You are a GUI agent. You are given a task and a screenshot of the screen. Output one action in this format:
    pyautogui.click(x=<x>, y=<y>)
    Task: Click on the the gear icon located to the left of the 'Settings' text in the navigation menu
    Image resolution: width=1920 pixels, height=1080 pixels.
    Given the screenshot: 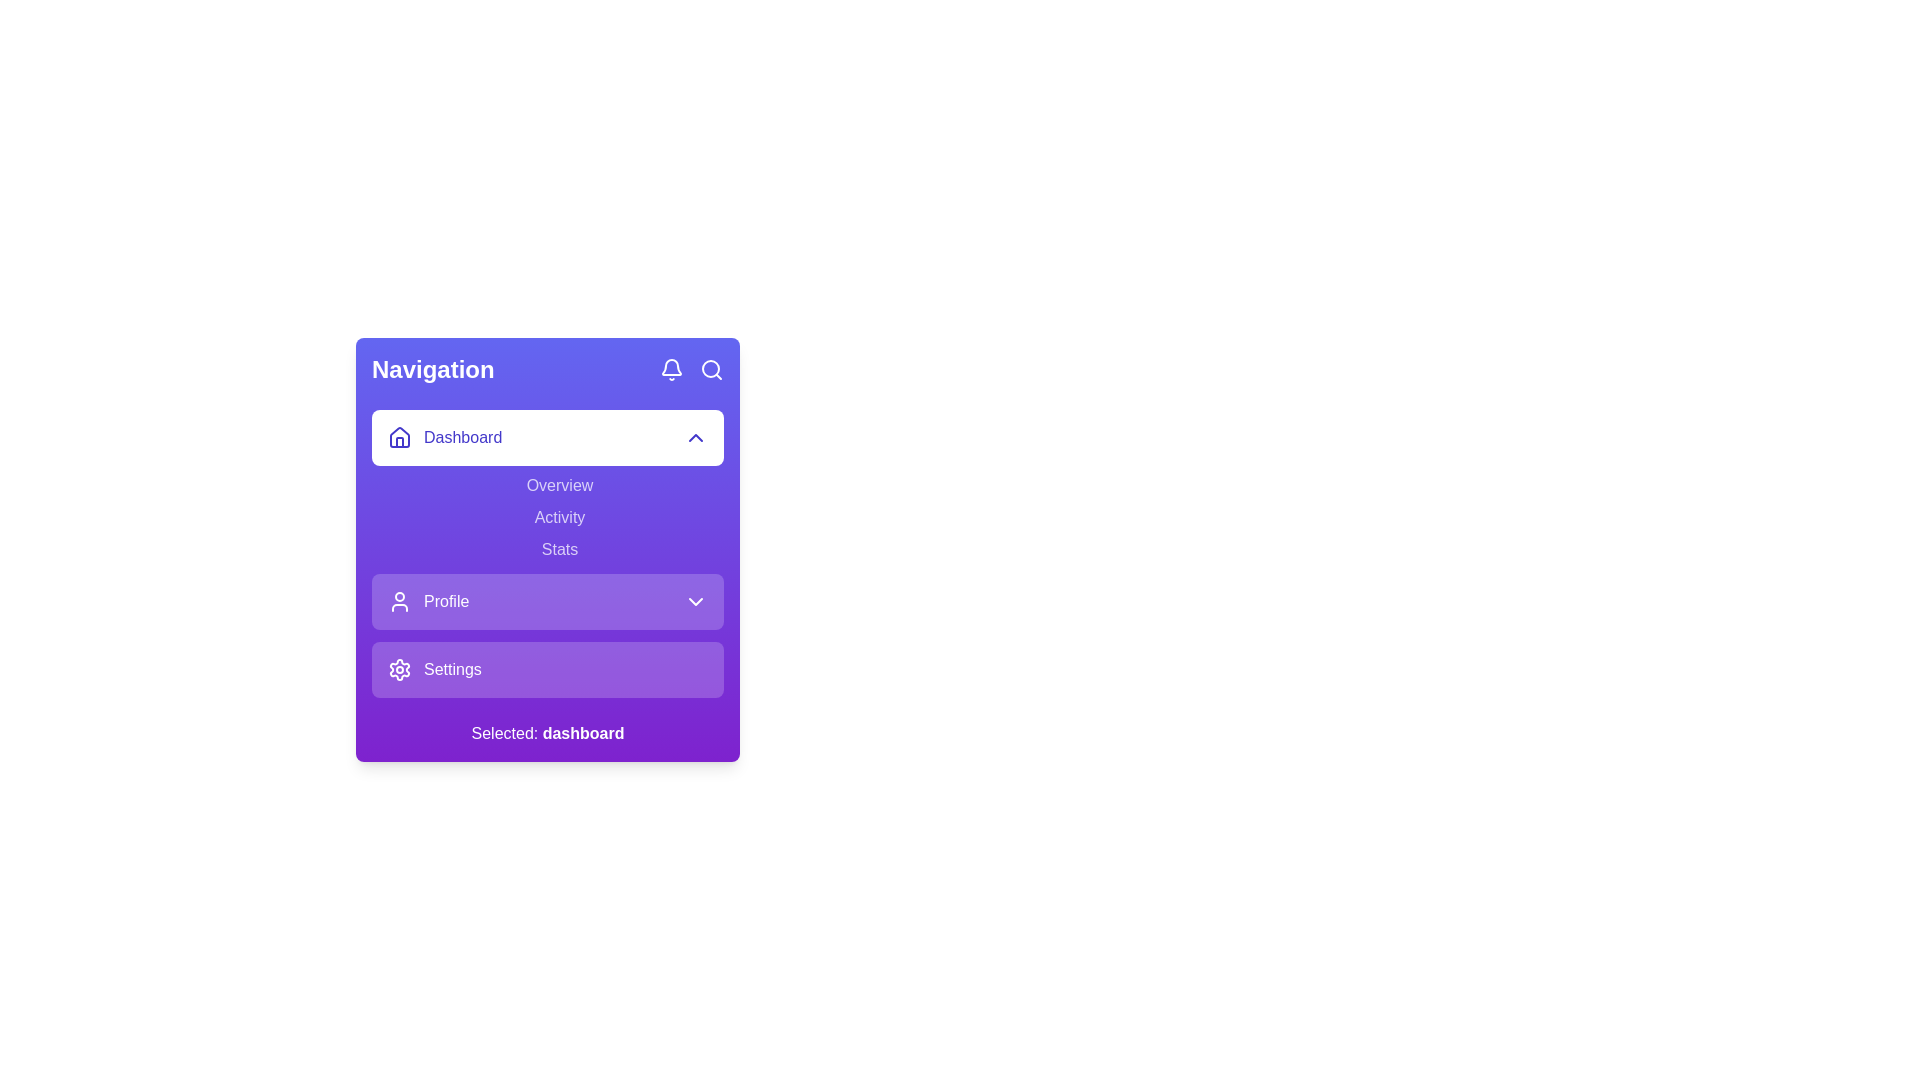 What is the action you would take?
    pyautogui.click(x=399, y=670)
    